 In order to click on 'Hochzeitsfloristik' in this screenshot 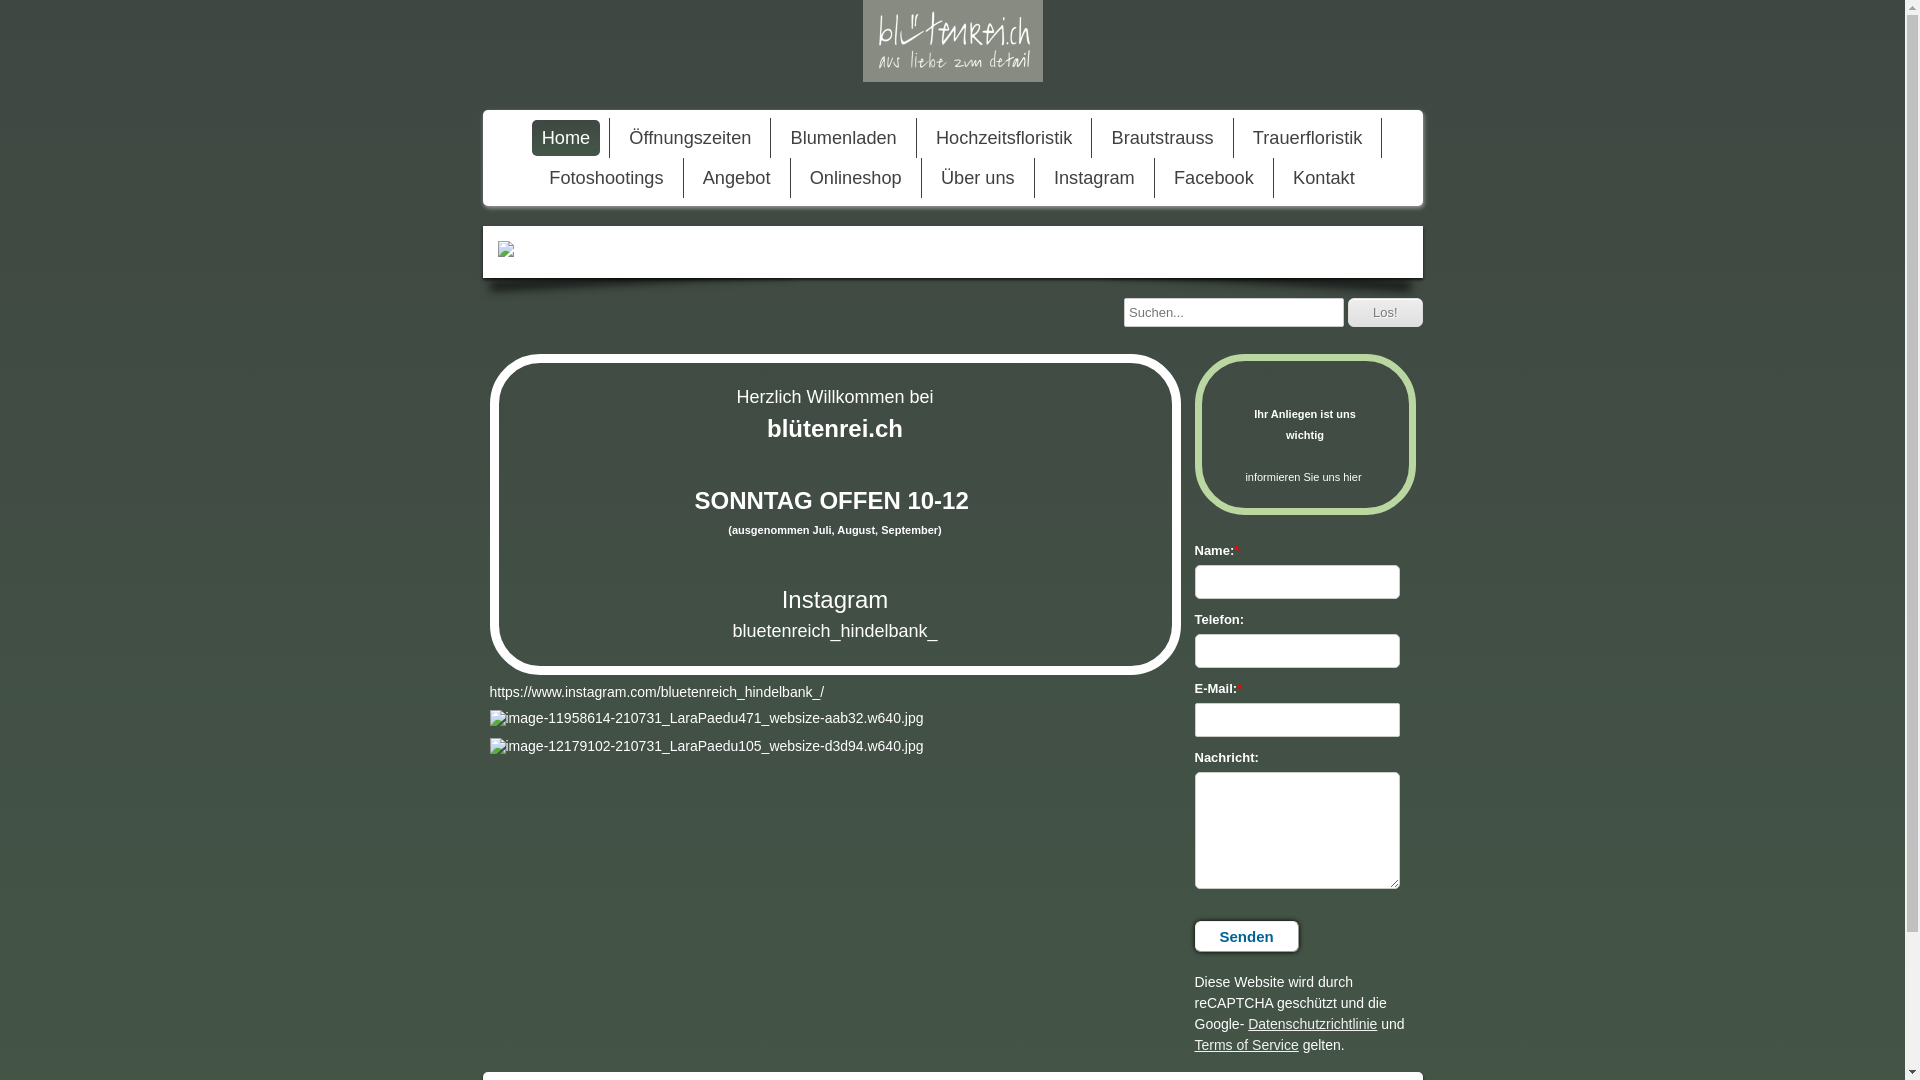, I will do `click(1003, 137)`.